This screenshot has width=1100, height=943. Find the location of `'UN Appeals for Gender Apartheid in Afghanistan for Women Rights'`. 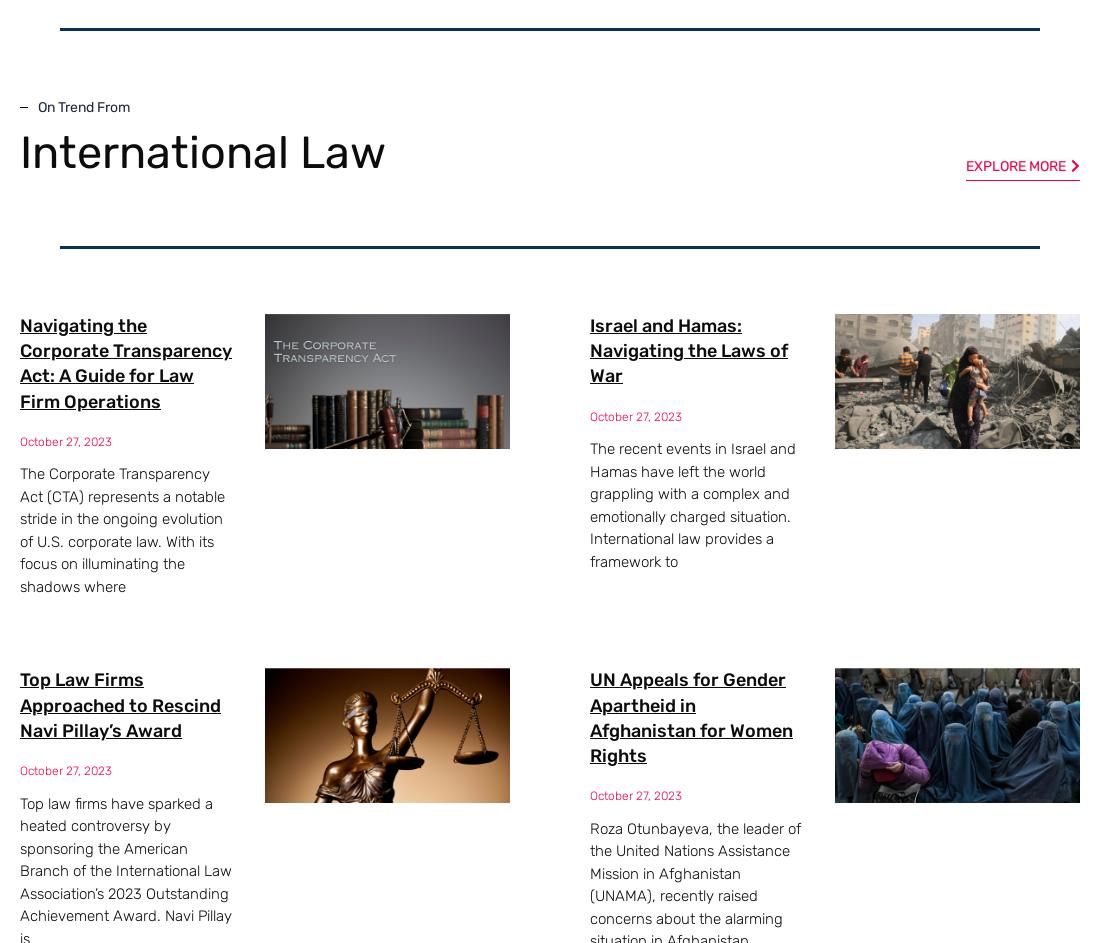

'UN Appeals for Gender Apartheid in Afghanistan for Women Rights' is located at coordinates (690, 716).